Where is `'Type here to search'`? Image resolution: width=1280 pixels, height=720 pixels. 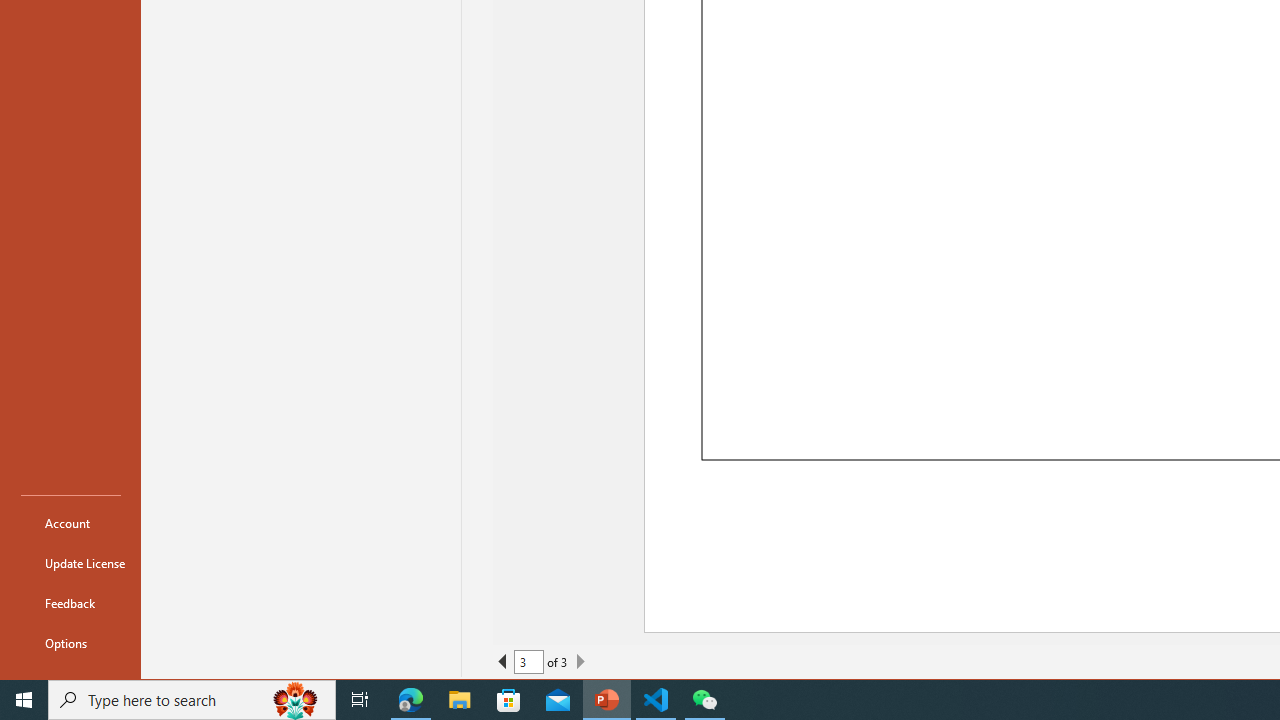 'Type here to search' is located at coordinates (192, 698).